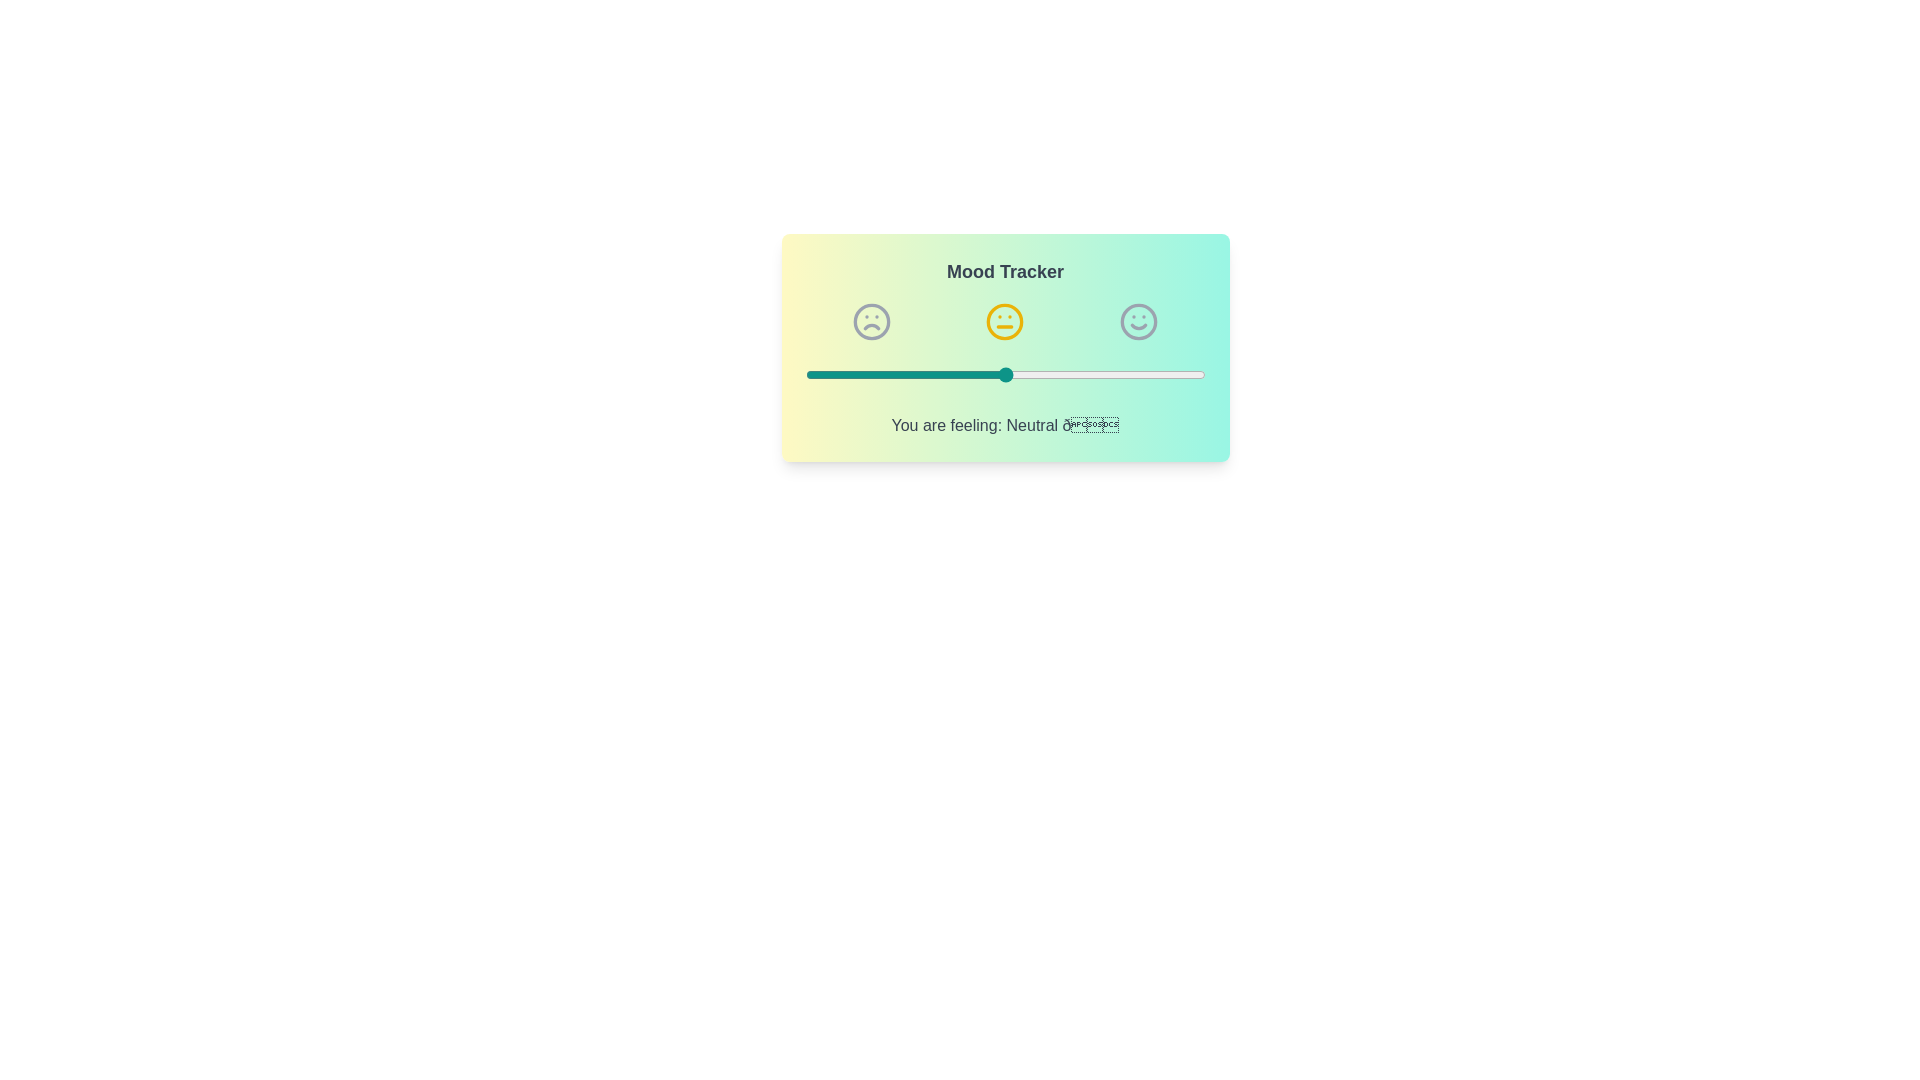 The image size is (1920, 1080). I want to click on the mood slider to 1 (1 for Sad, 2 for Neutral, 3 for Happy), so click(805, 374).